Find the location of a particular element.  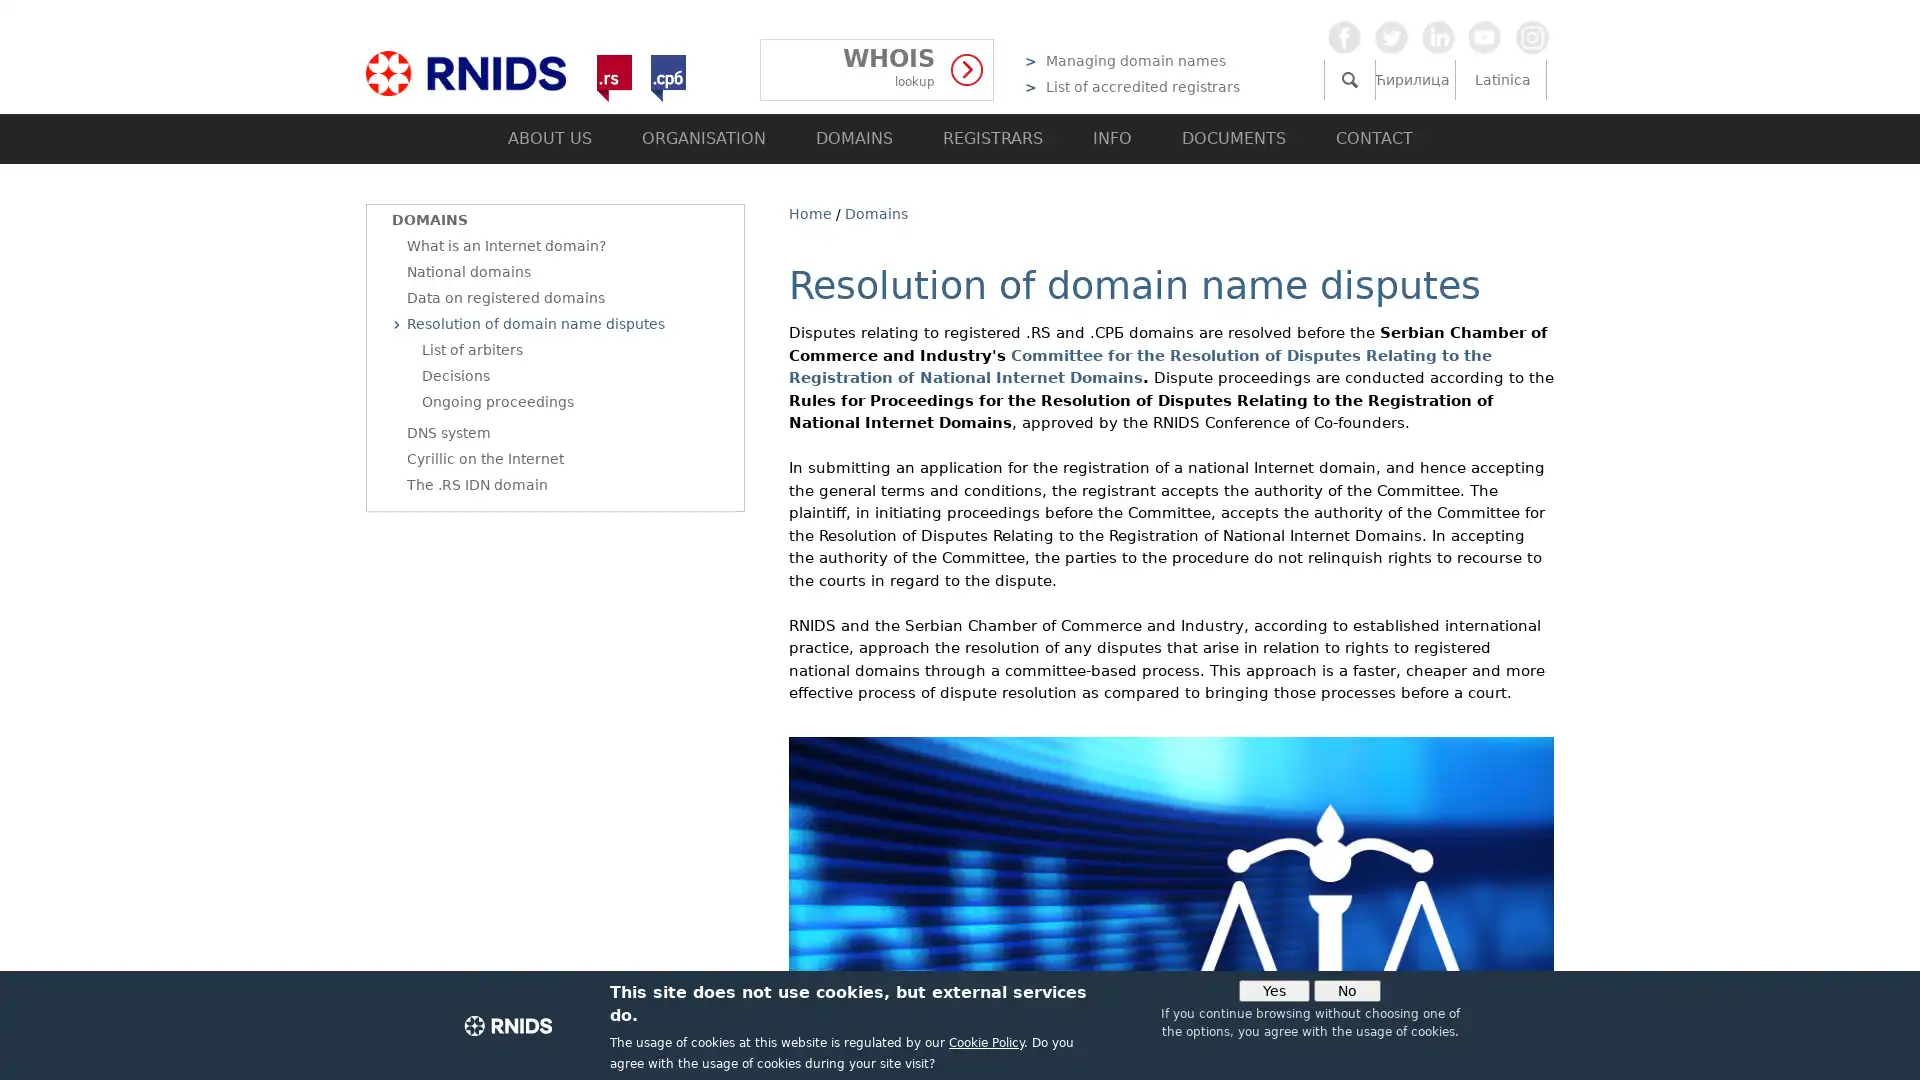

Yes is located at coordinates (1273, 991).